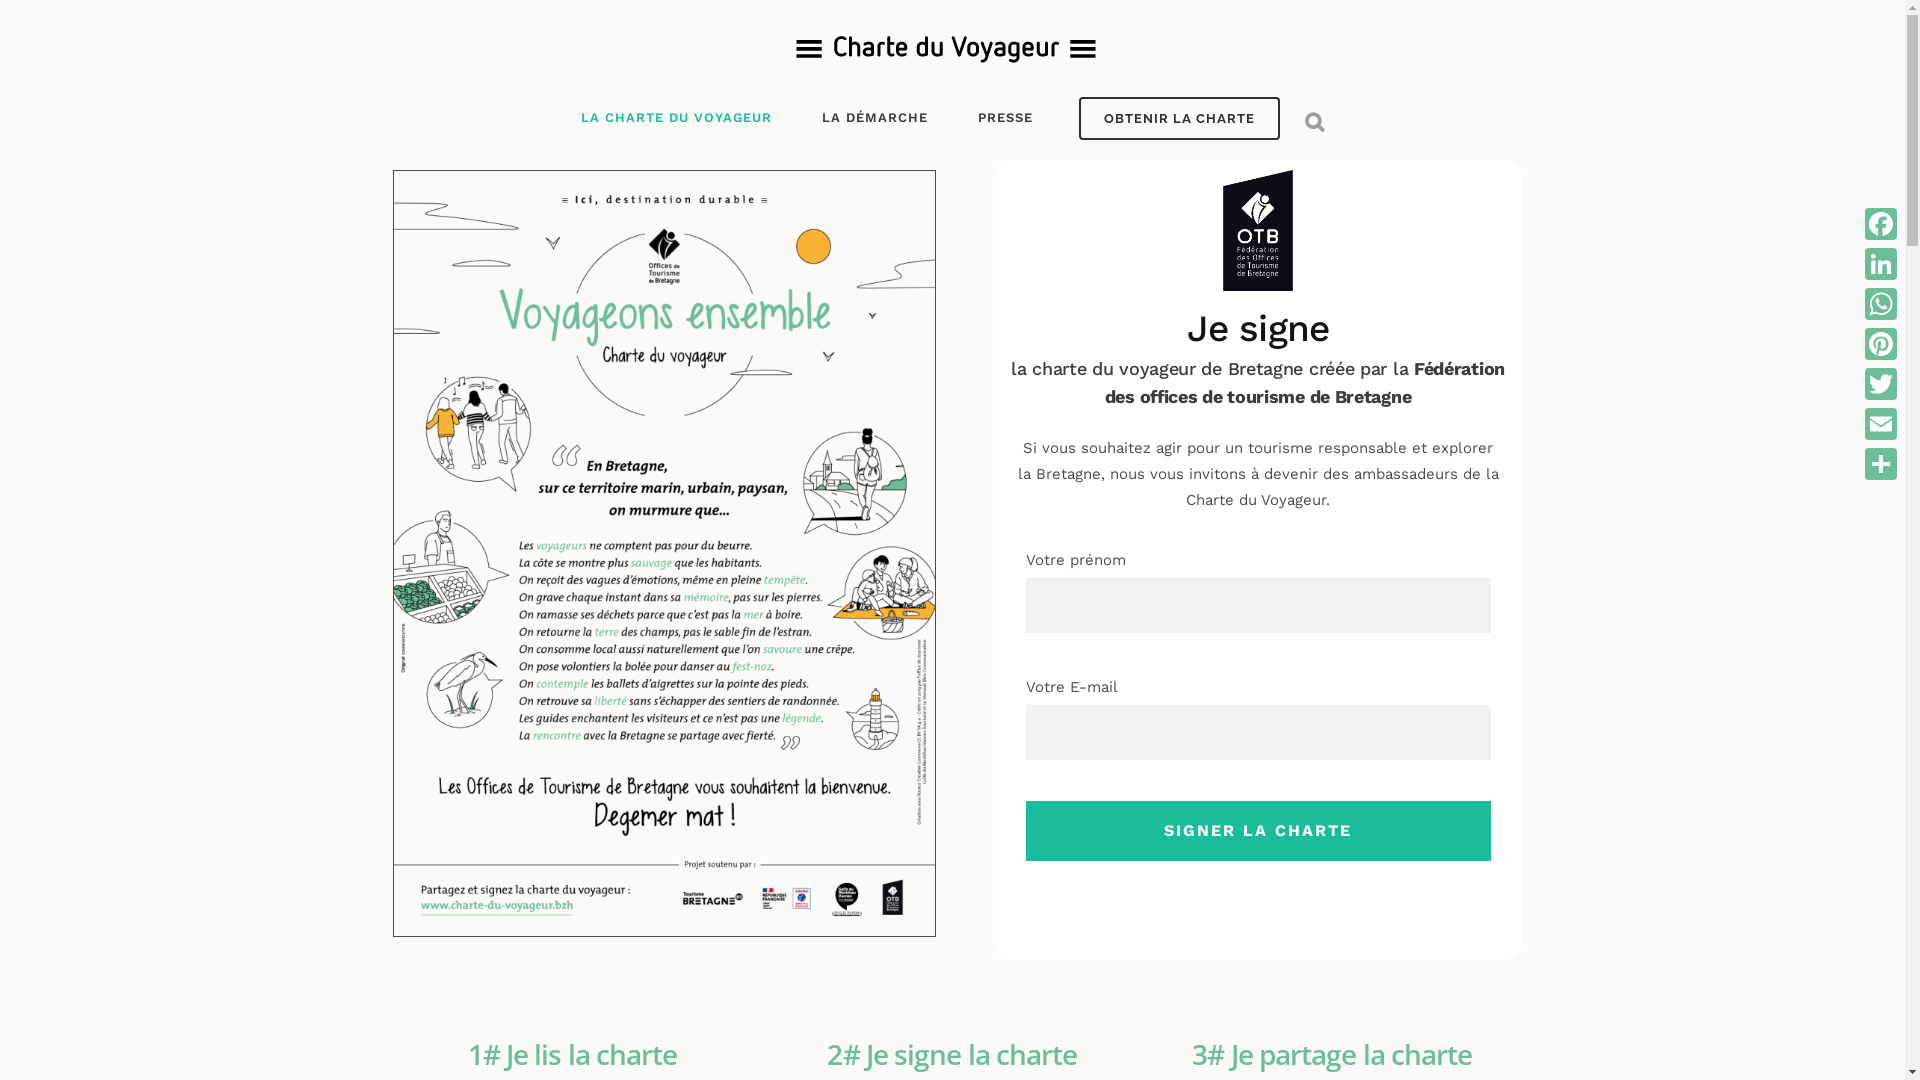 This screenshot has height=1080, width=1920. Describe the element at coordinates (1880, 463) in the screenshot. I see `'Partager'` at that location.